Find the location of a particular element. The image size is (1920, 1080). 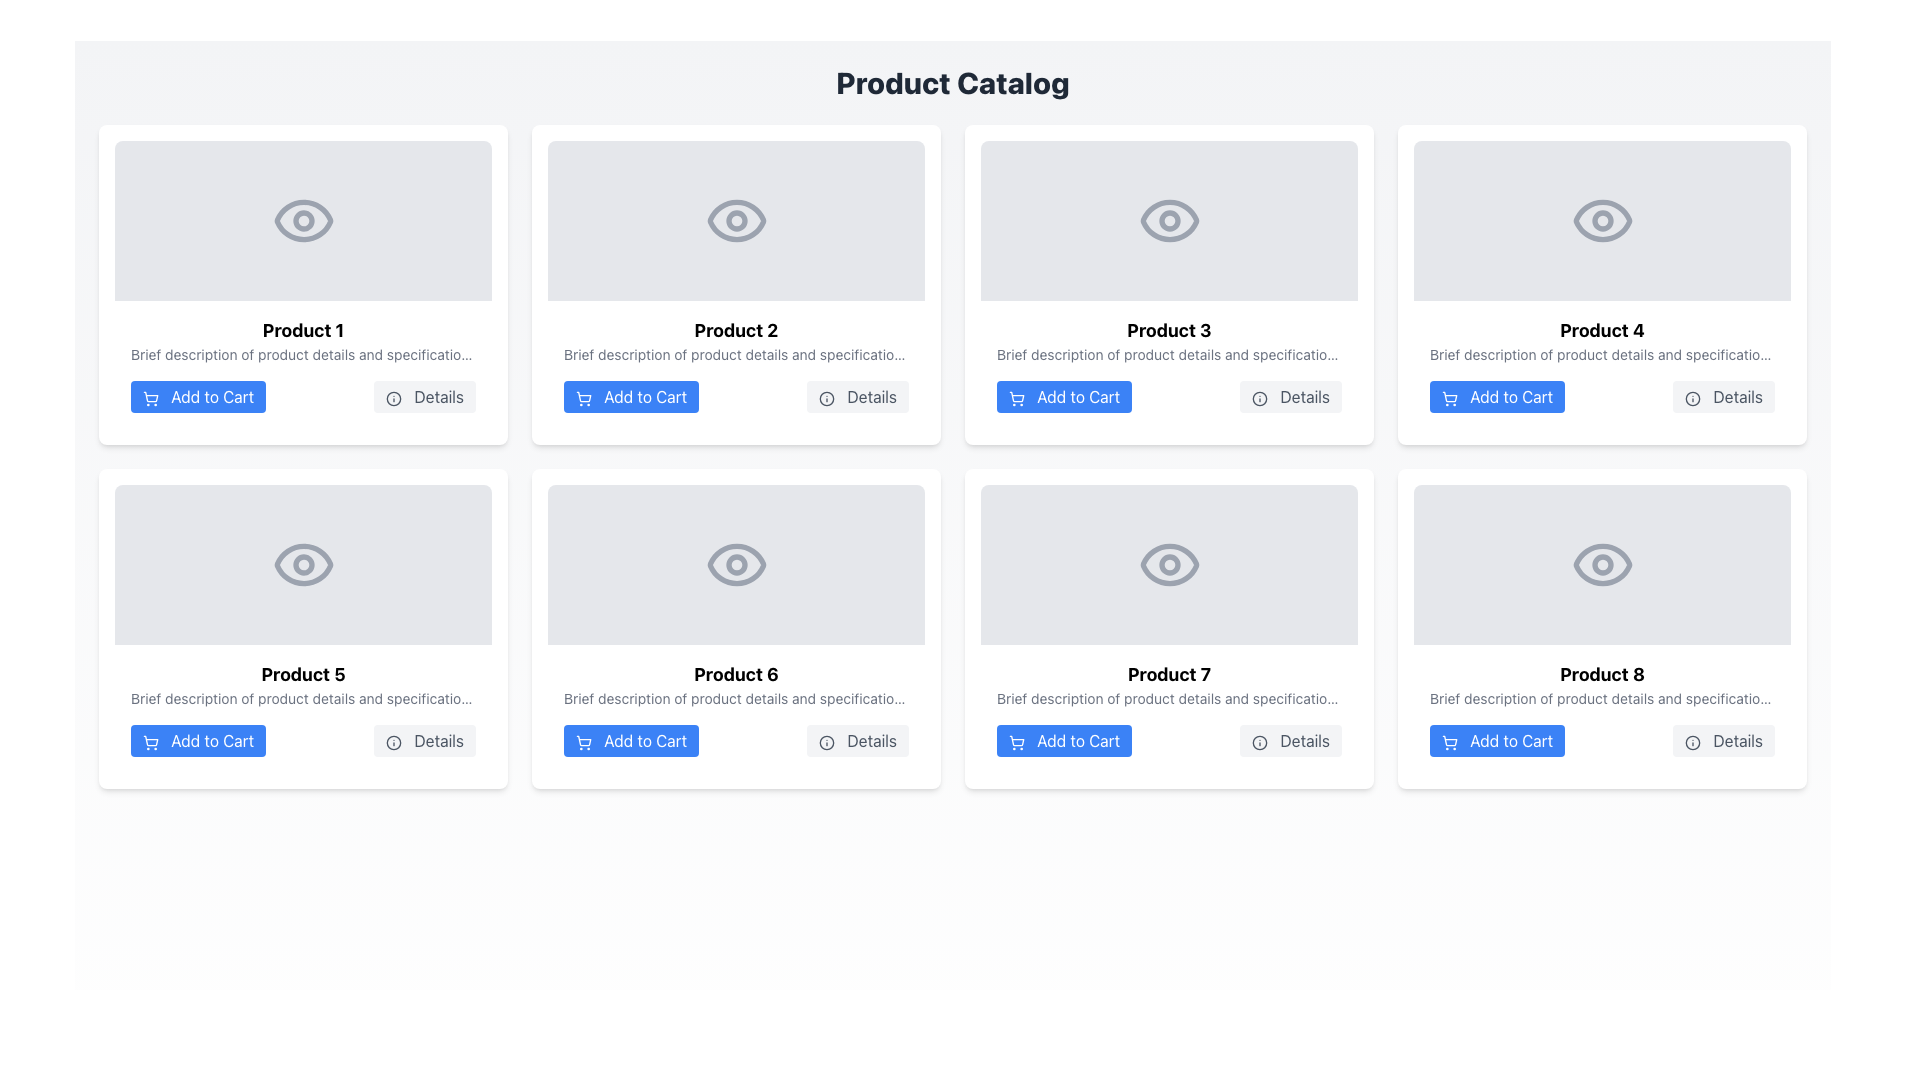

the elliptical outer shape of the eye icon located at the top center of the 'Product 7' card in the third row and second column of the product grid is located at coordinates (1169, 564).